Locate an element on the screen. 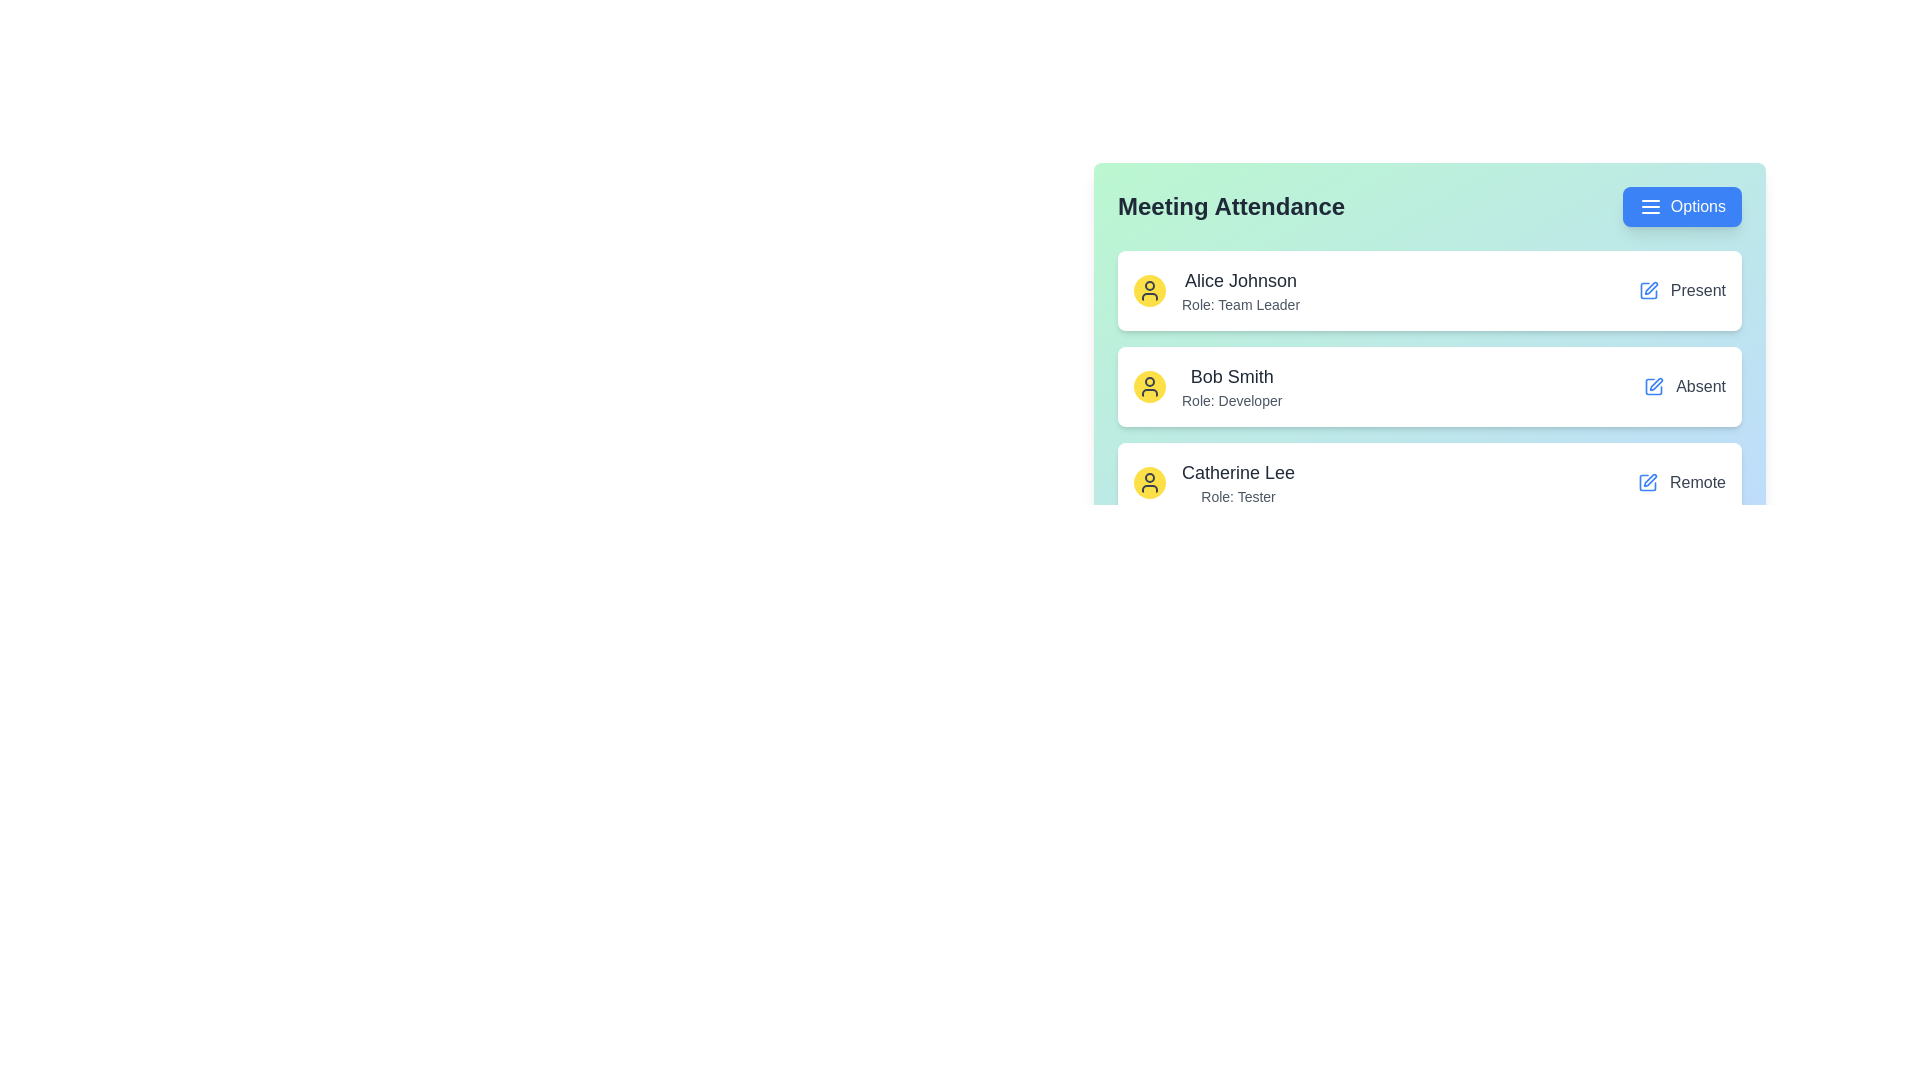 The image size is (1920, 1080). the attendance status text label indicating 'Present' for 'Alice Johnson', which is positioned at the rightmost edge of the attendance row is located at coordinates (1681, 290).